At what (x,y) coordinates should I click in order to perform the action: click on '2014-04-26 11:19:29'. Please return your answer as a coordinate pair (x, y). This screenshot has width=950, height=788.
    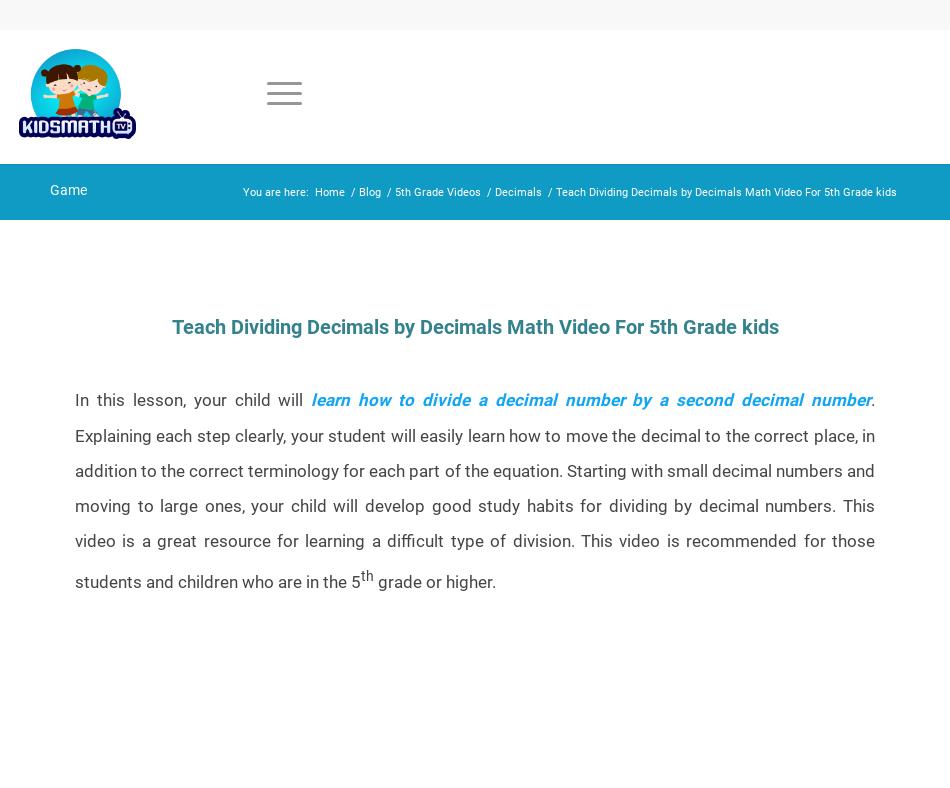
    Looking at the image, I should click on (222, 353).